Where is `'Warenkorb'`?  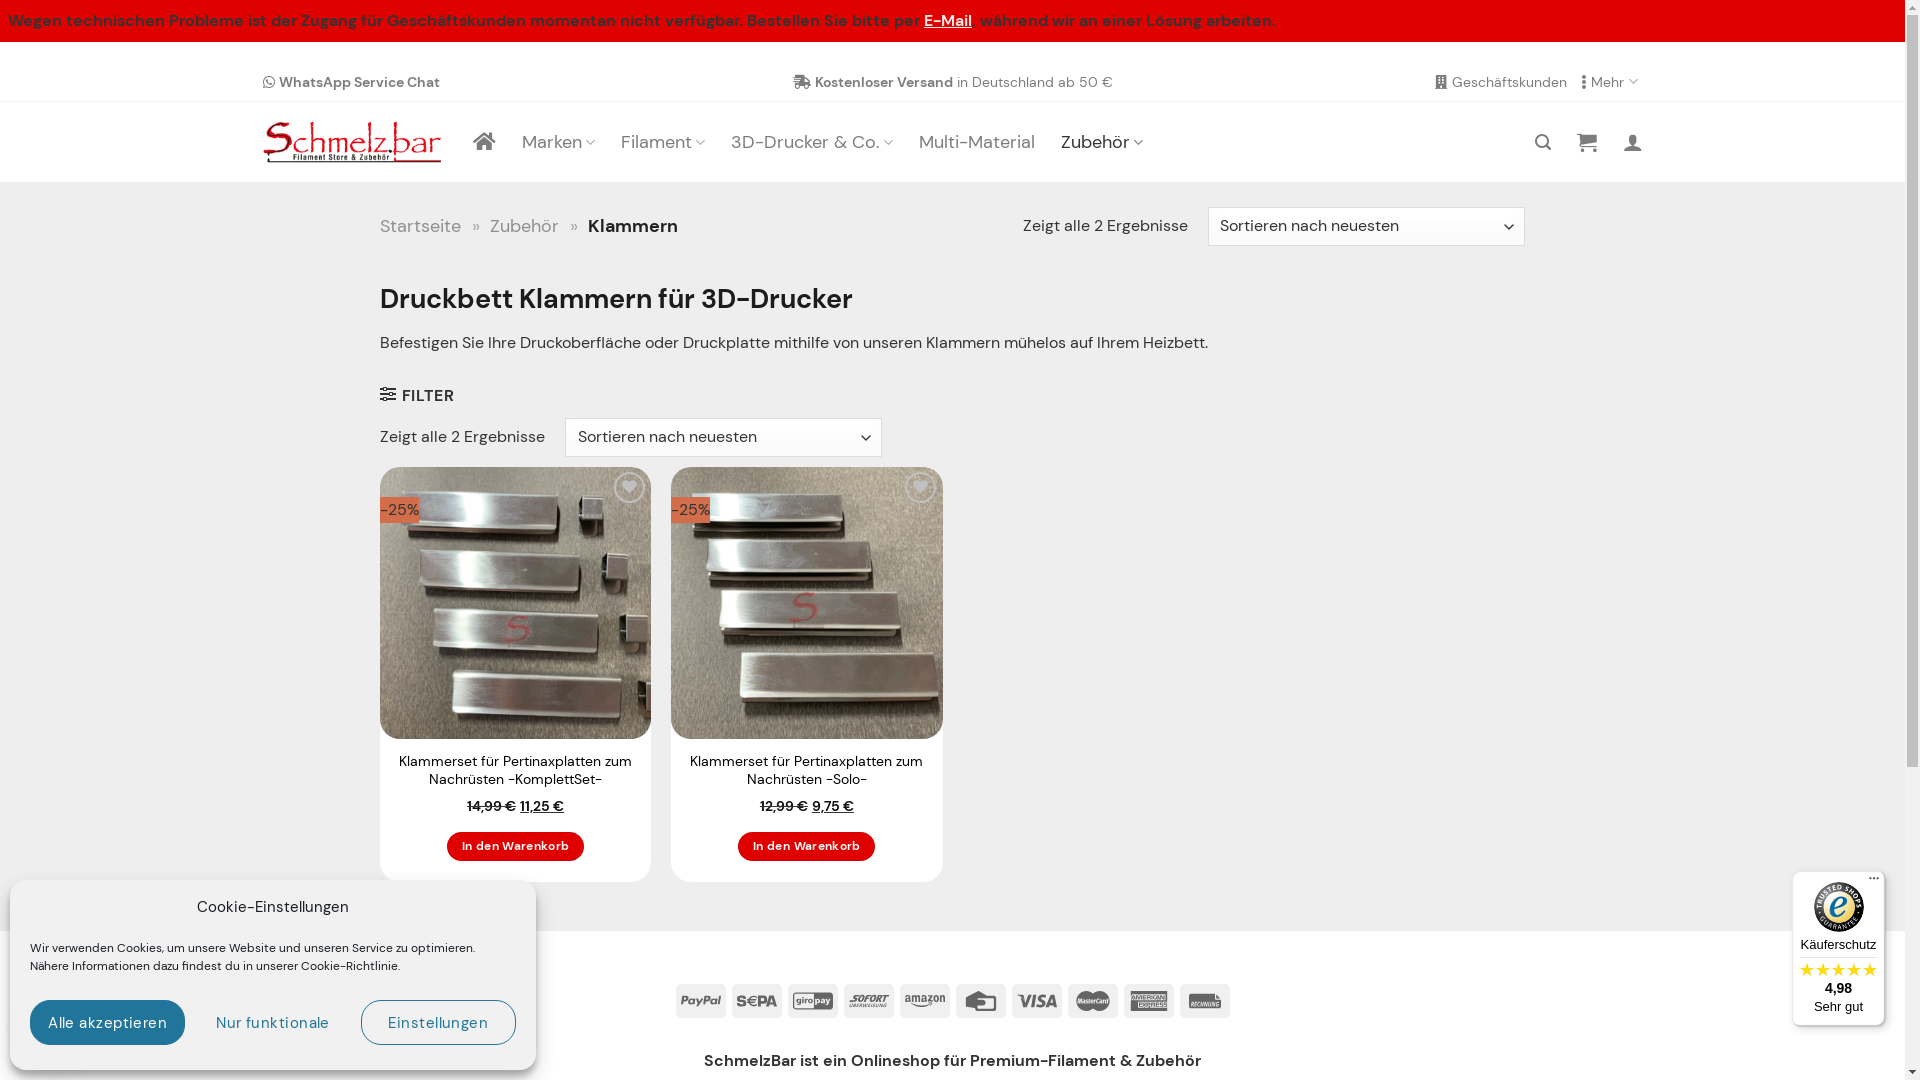 'Warenkorb' is located at coordinates (1584, 141).